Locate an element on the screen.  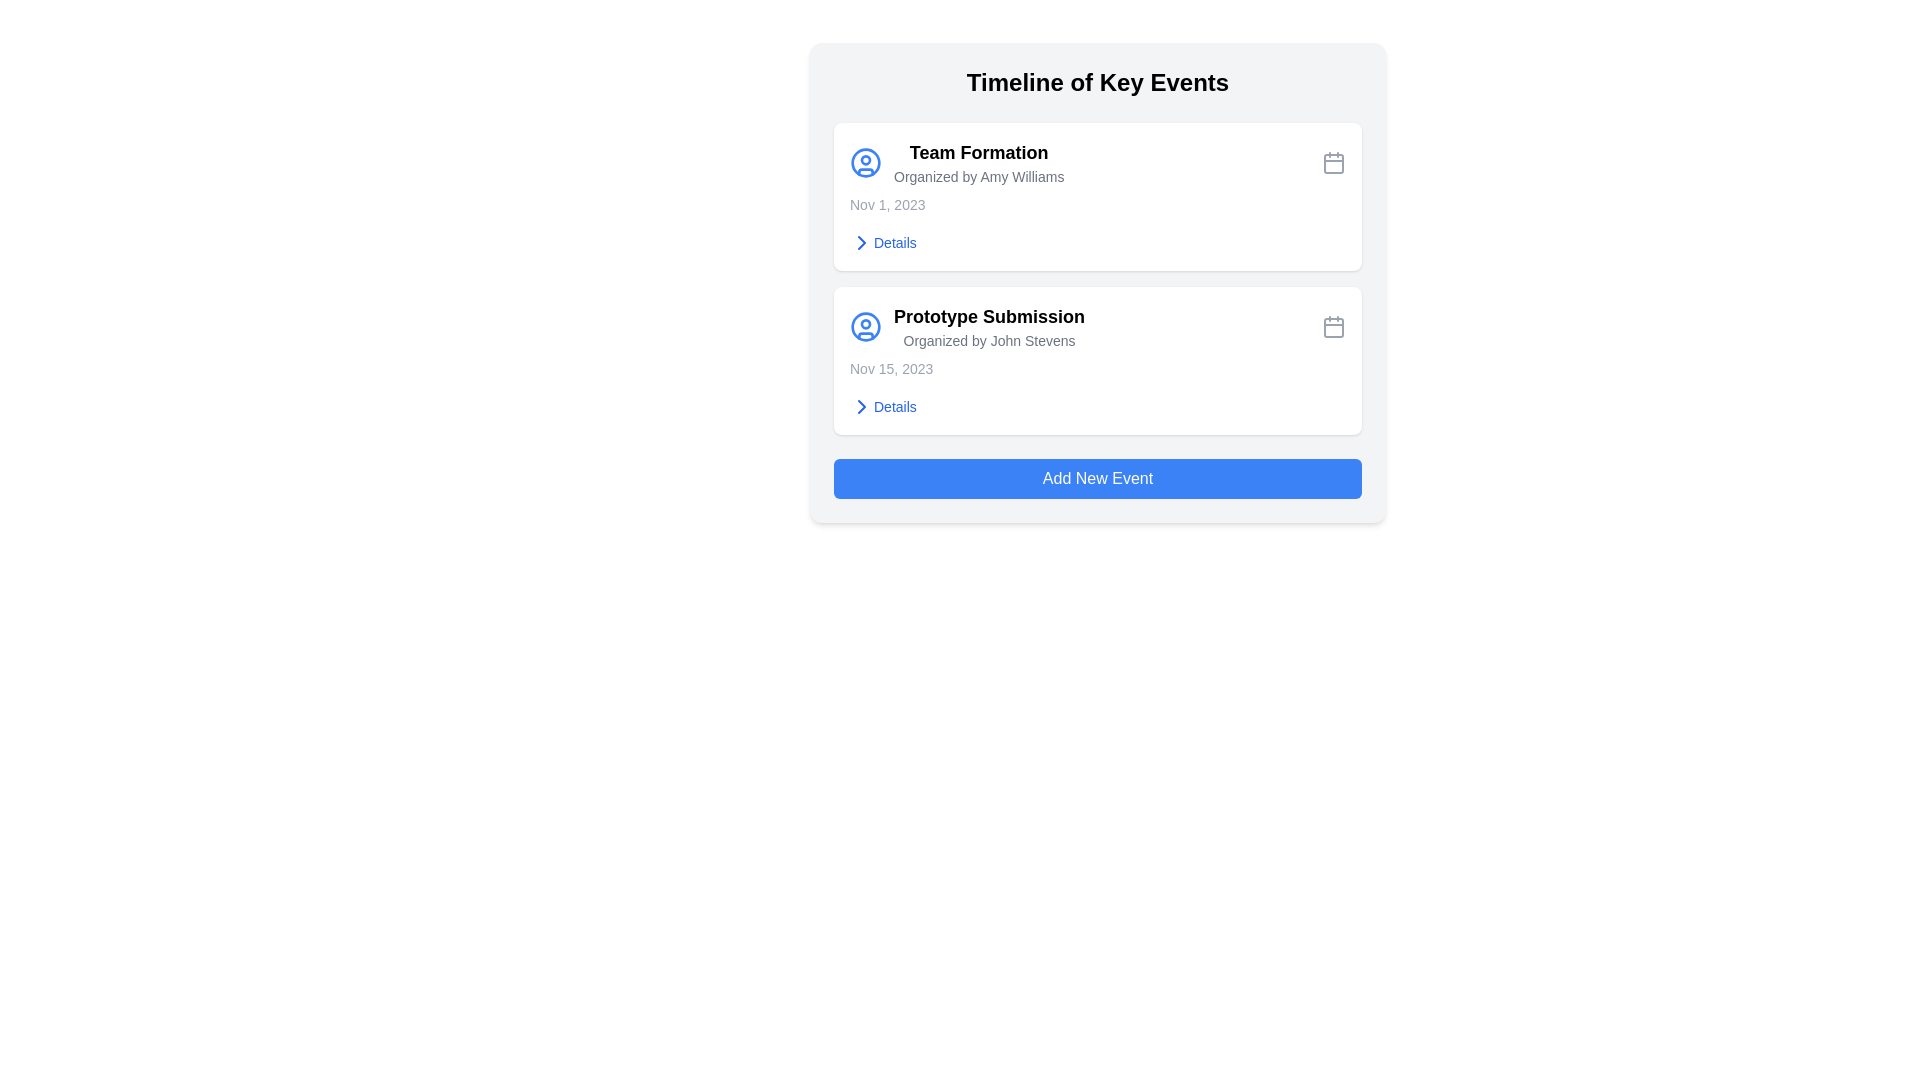
the user avatar icon representing the event organizer located in the 'Team Formation' section at the top of the 'Timeline of Key Events' panel is located at coordinates (865, 326).